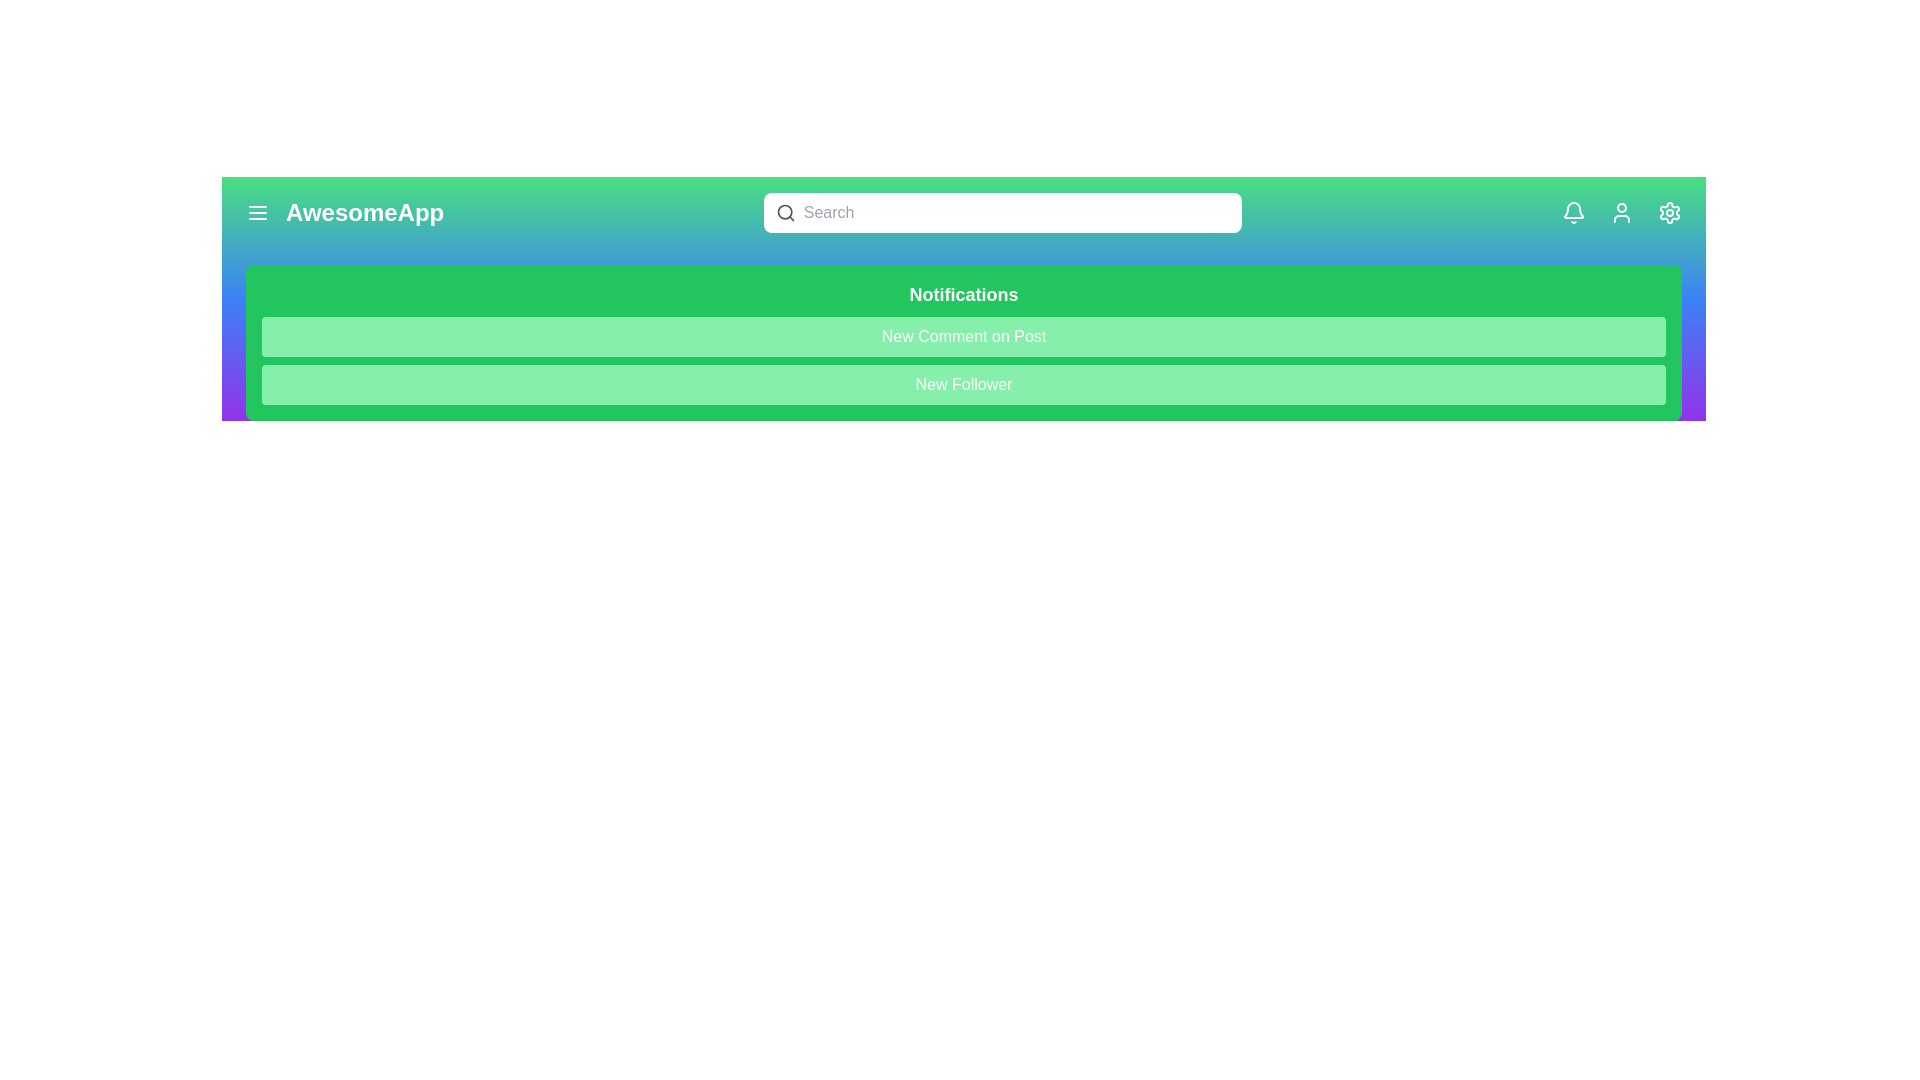 Image resolution: width=1920 pixels, height=1080 pixels. What do you see at coordinates (345, 212) in the screenshot?
I see `application name 'AwesomeApp' displayed in the title and branding area located at the top-left corner of the interface` at bounding box center [345, 212].